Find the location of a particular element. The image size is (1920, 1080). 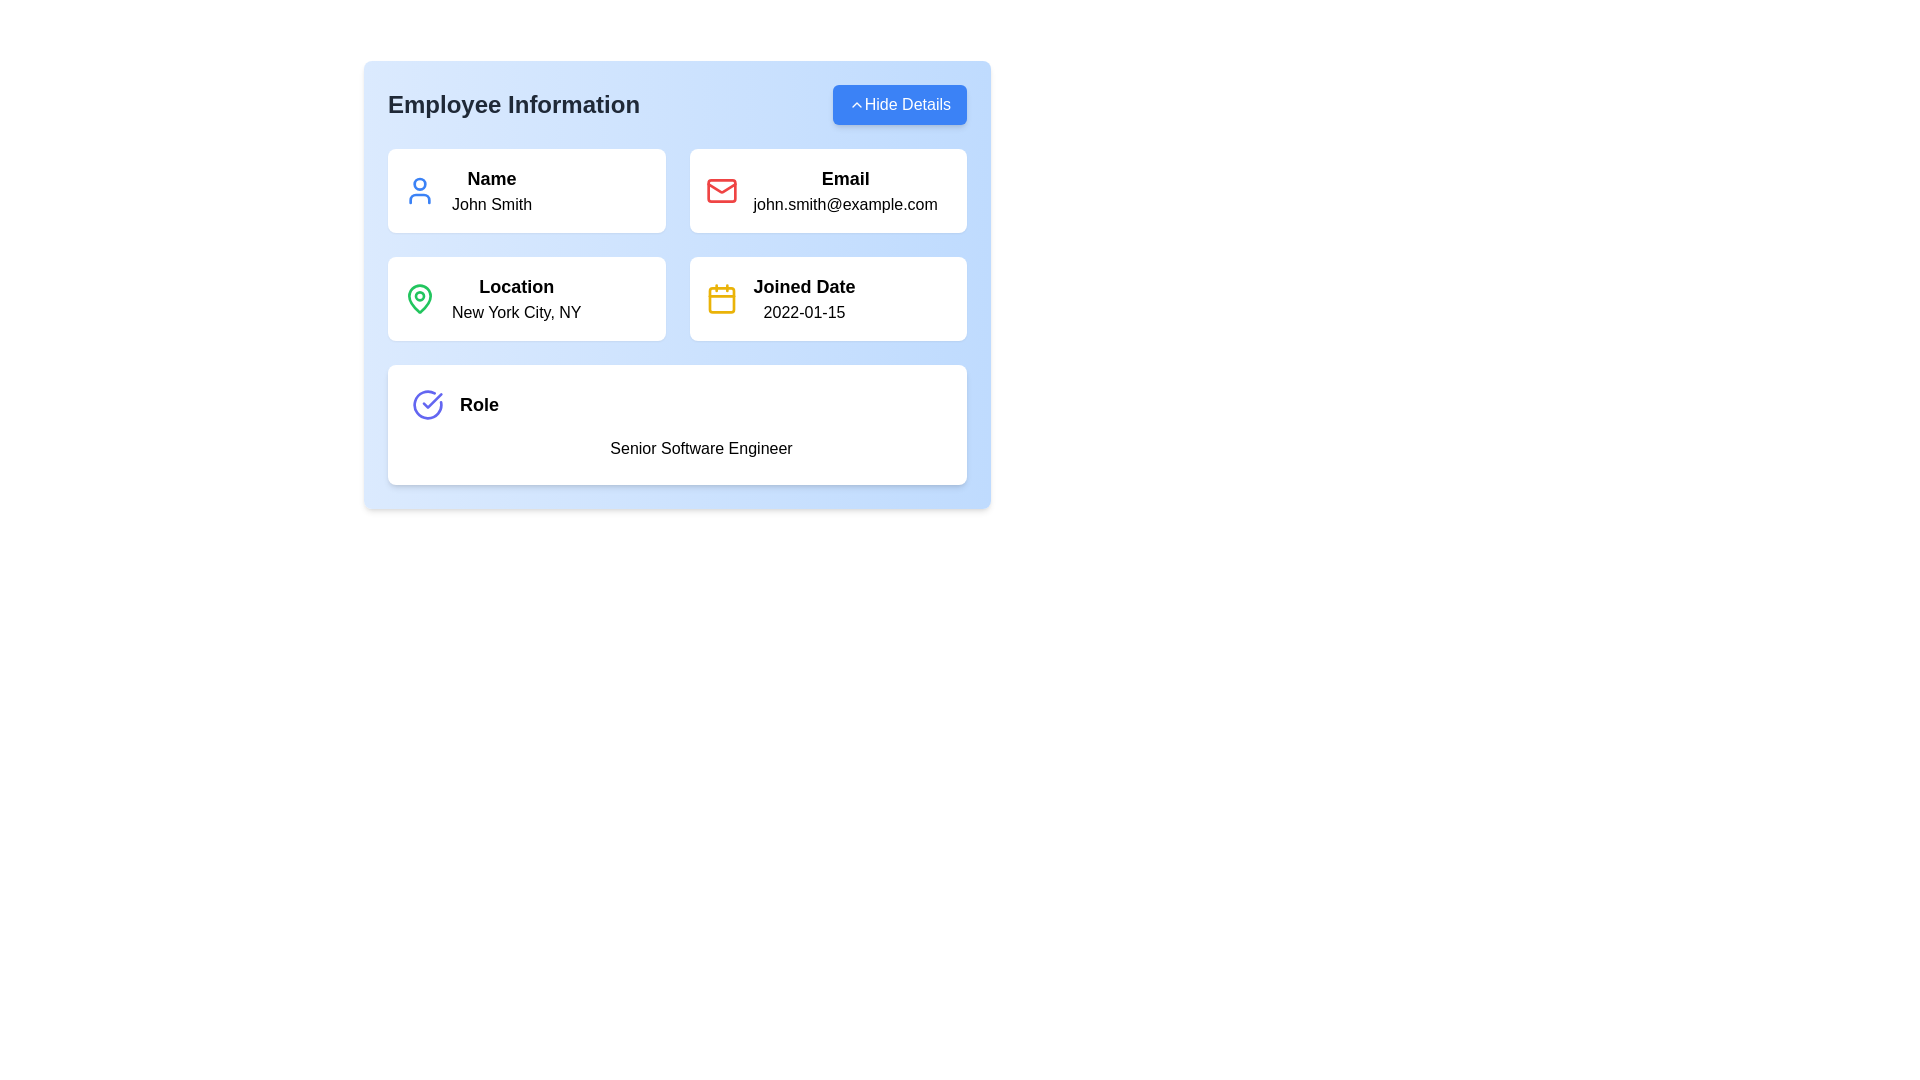

the static text displaying the user's name information located in the 'Employee Information' section under the header 'Name', positioned directly below a user icon is located at coordinates (492, 204).